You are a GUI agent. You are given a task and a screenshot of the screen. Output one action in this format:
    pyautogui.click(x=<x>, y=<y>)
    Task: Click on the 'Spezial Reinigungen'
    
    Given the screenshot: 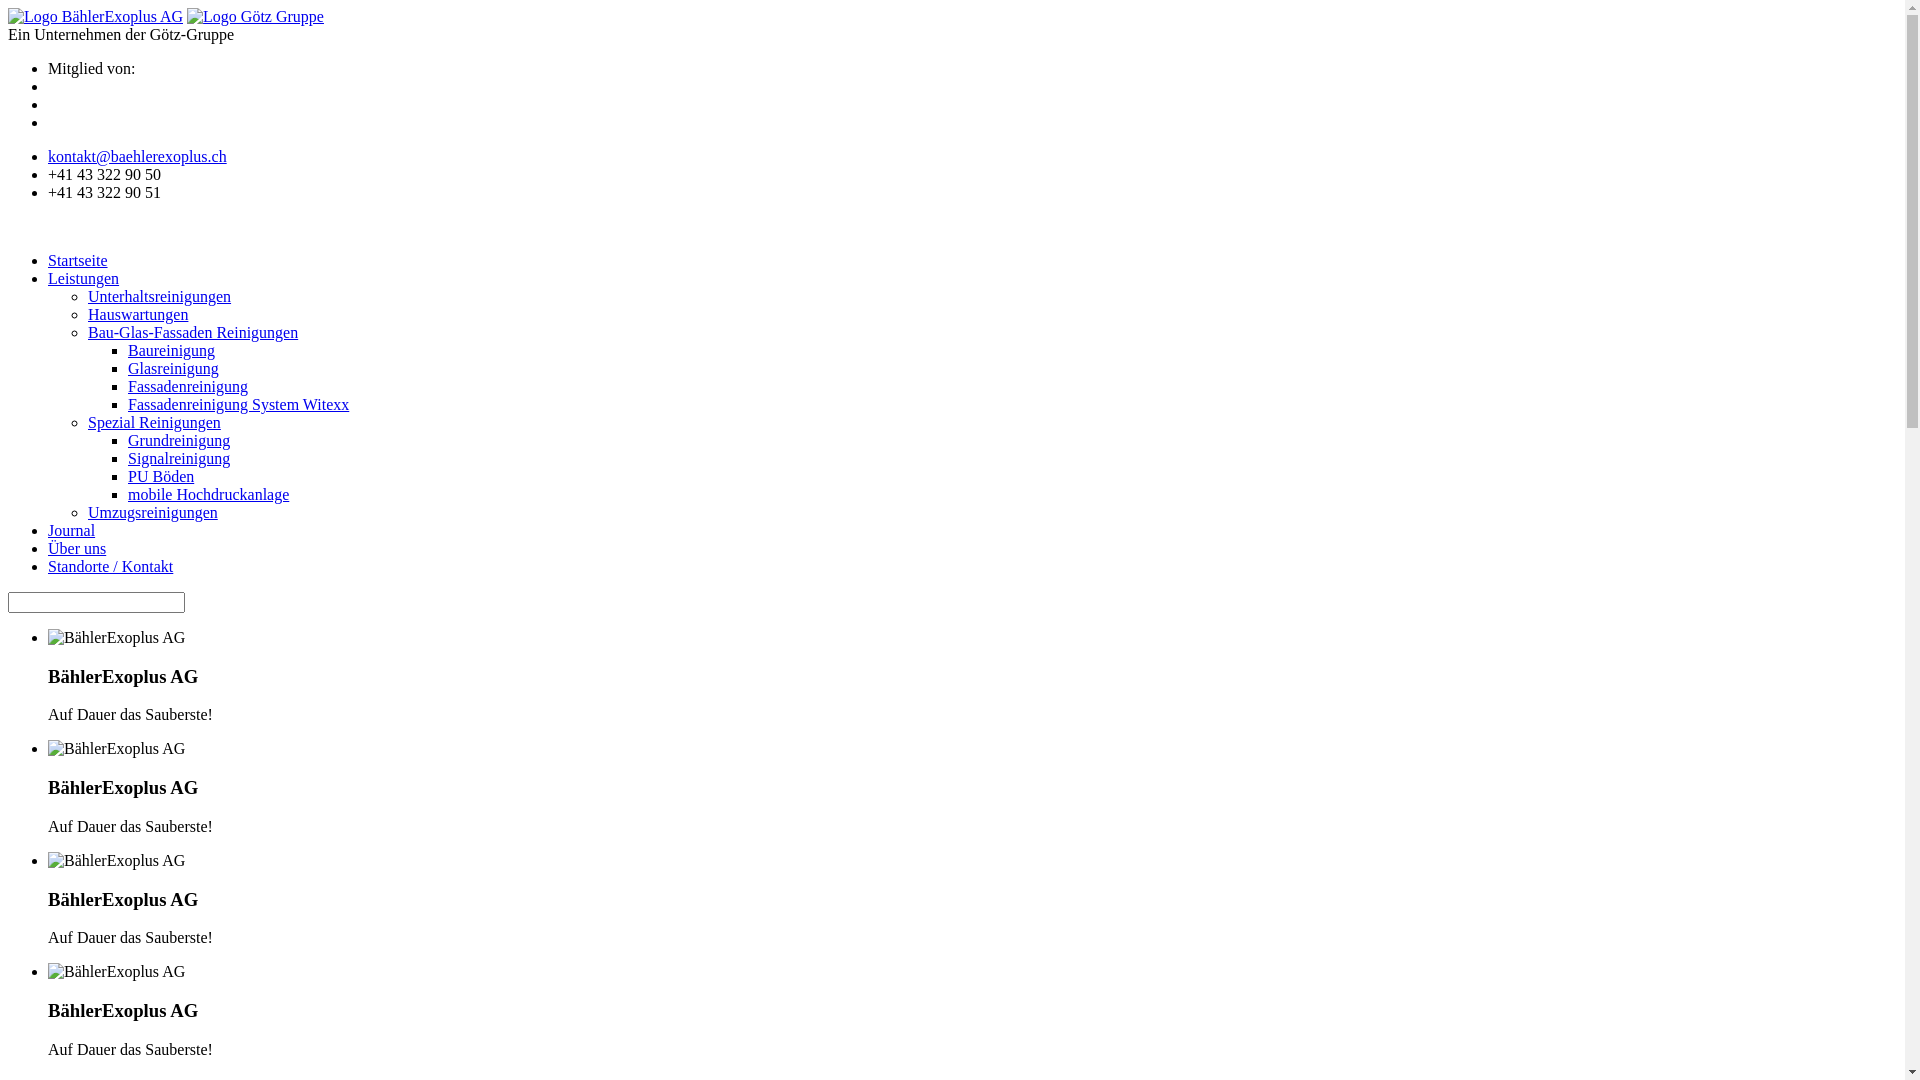 What is the action you would take?
    pyautogui.click(x=86, y=421)
    